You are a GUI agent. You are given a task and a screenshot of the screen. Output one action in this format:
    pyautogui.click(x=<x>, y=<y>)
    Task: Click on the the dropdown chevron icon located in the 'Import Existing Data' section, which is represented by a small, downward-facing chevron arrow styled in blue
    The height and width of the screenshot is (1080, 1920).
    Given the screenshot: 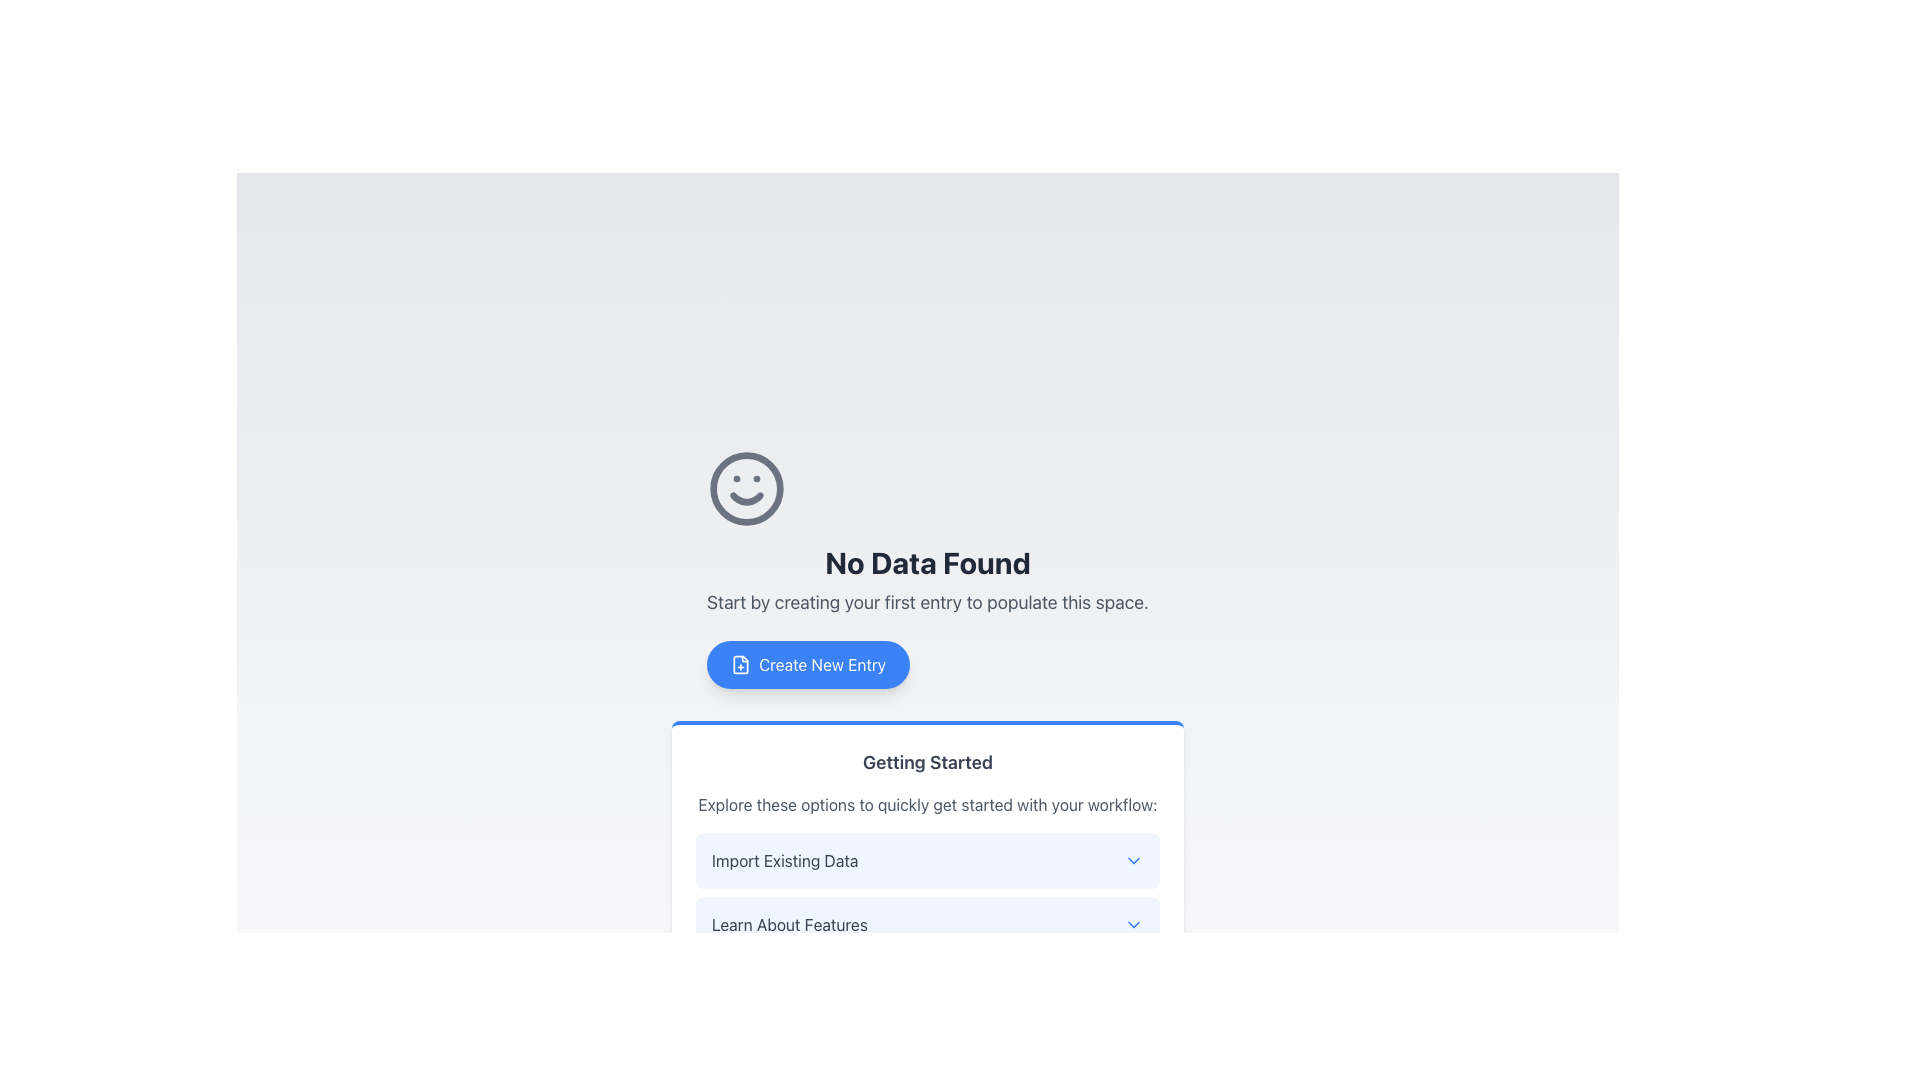 What is the action you would take?
    pyautogui.click(x=1133, y=859)
    